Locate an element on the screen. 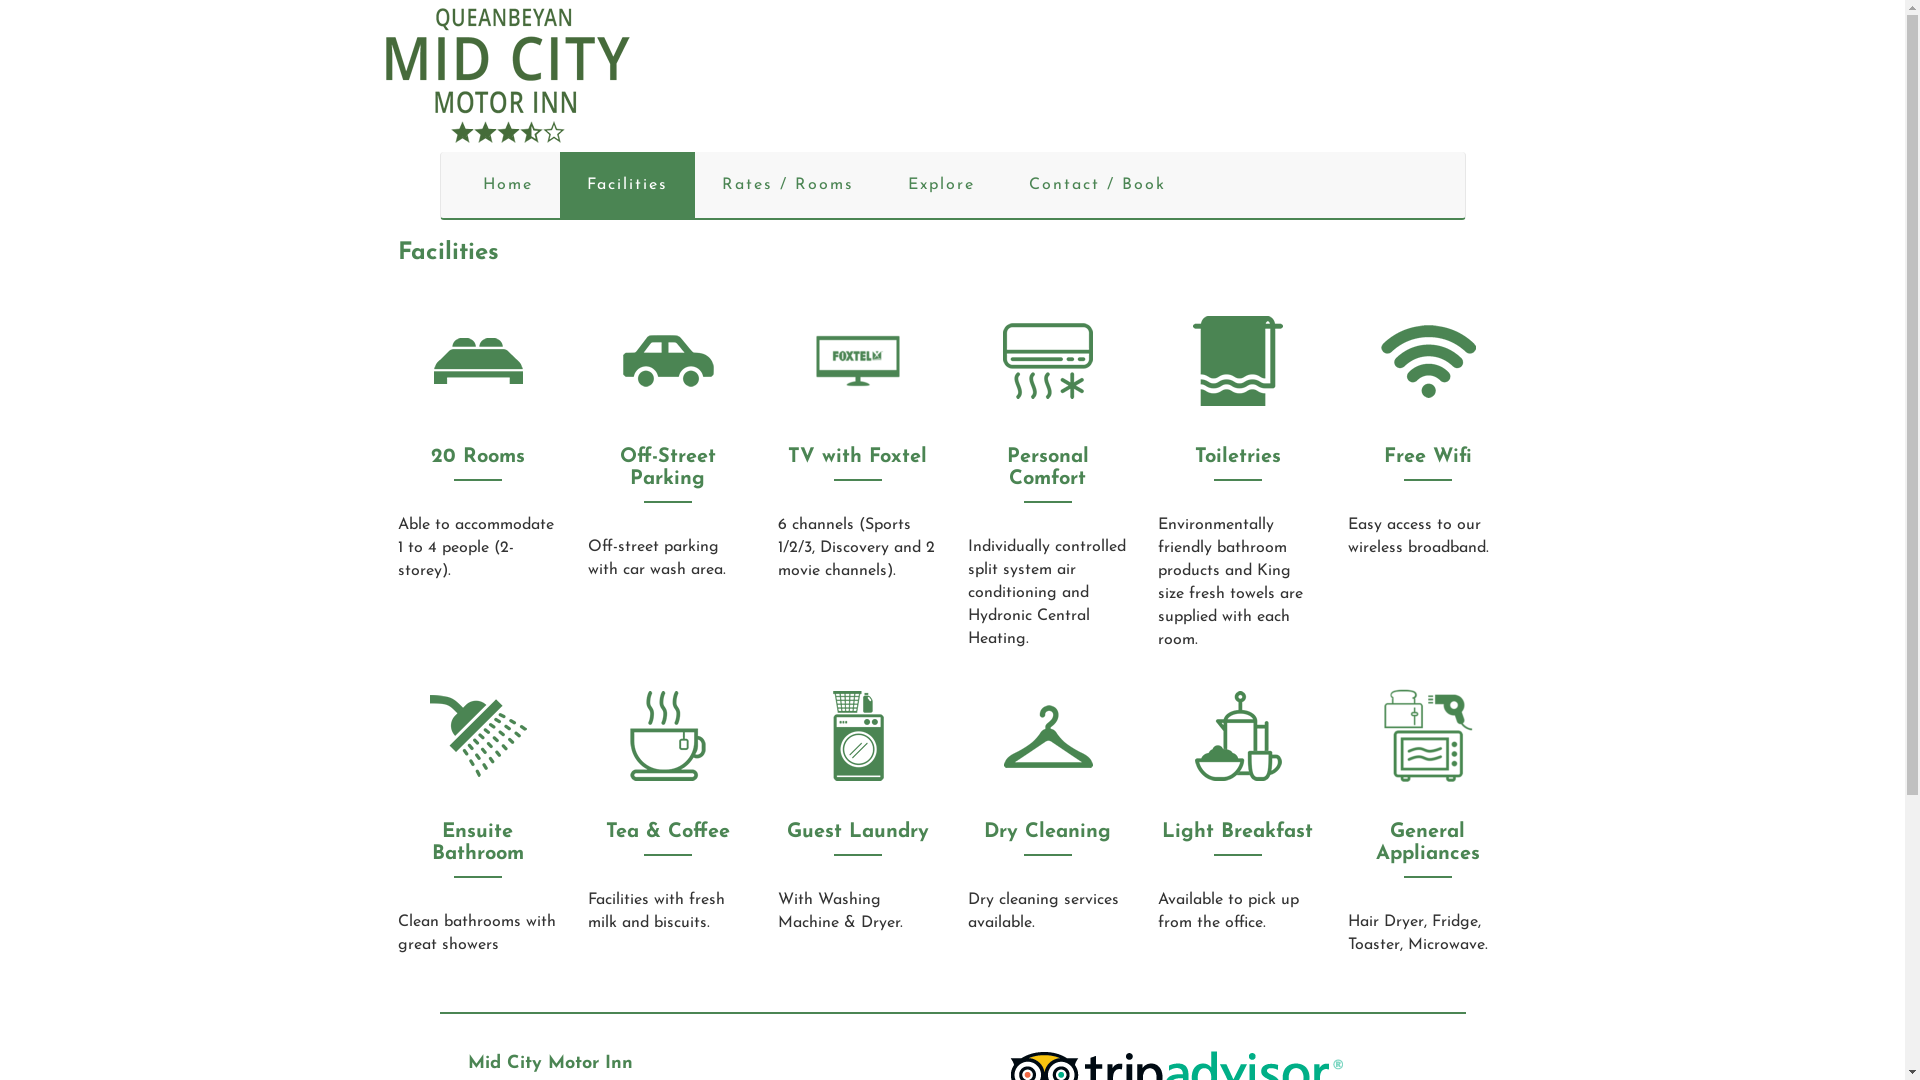 The height and width of the screenshot is (1080, 1920). 'Facilities' is located at coordinates (626, 185).